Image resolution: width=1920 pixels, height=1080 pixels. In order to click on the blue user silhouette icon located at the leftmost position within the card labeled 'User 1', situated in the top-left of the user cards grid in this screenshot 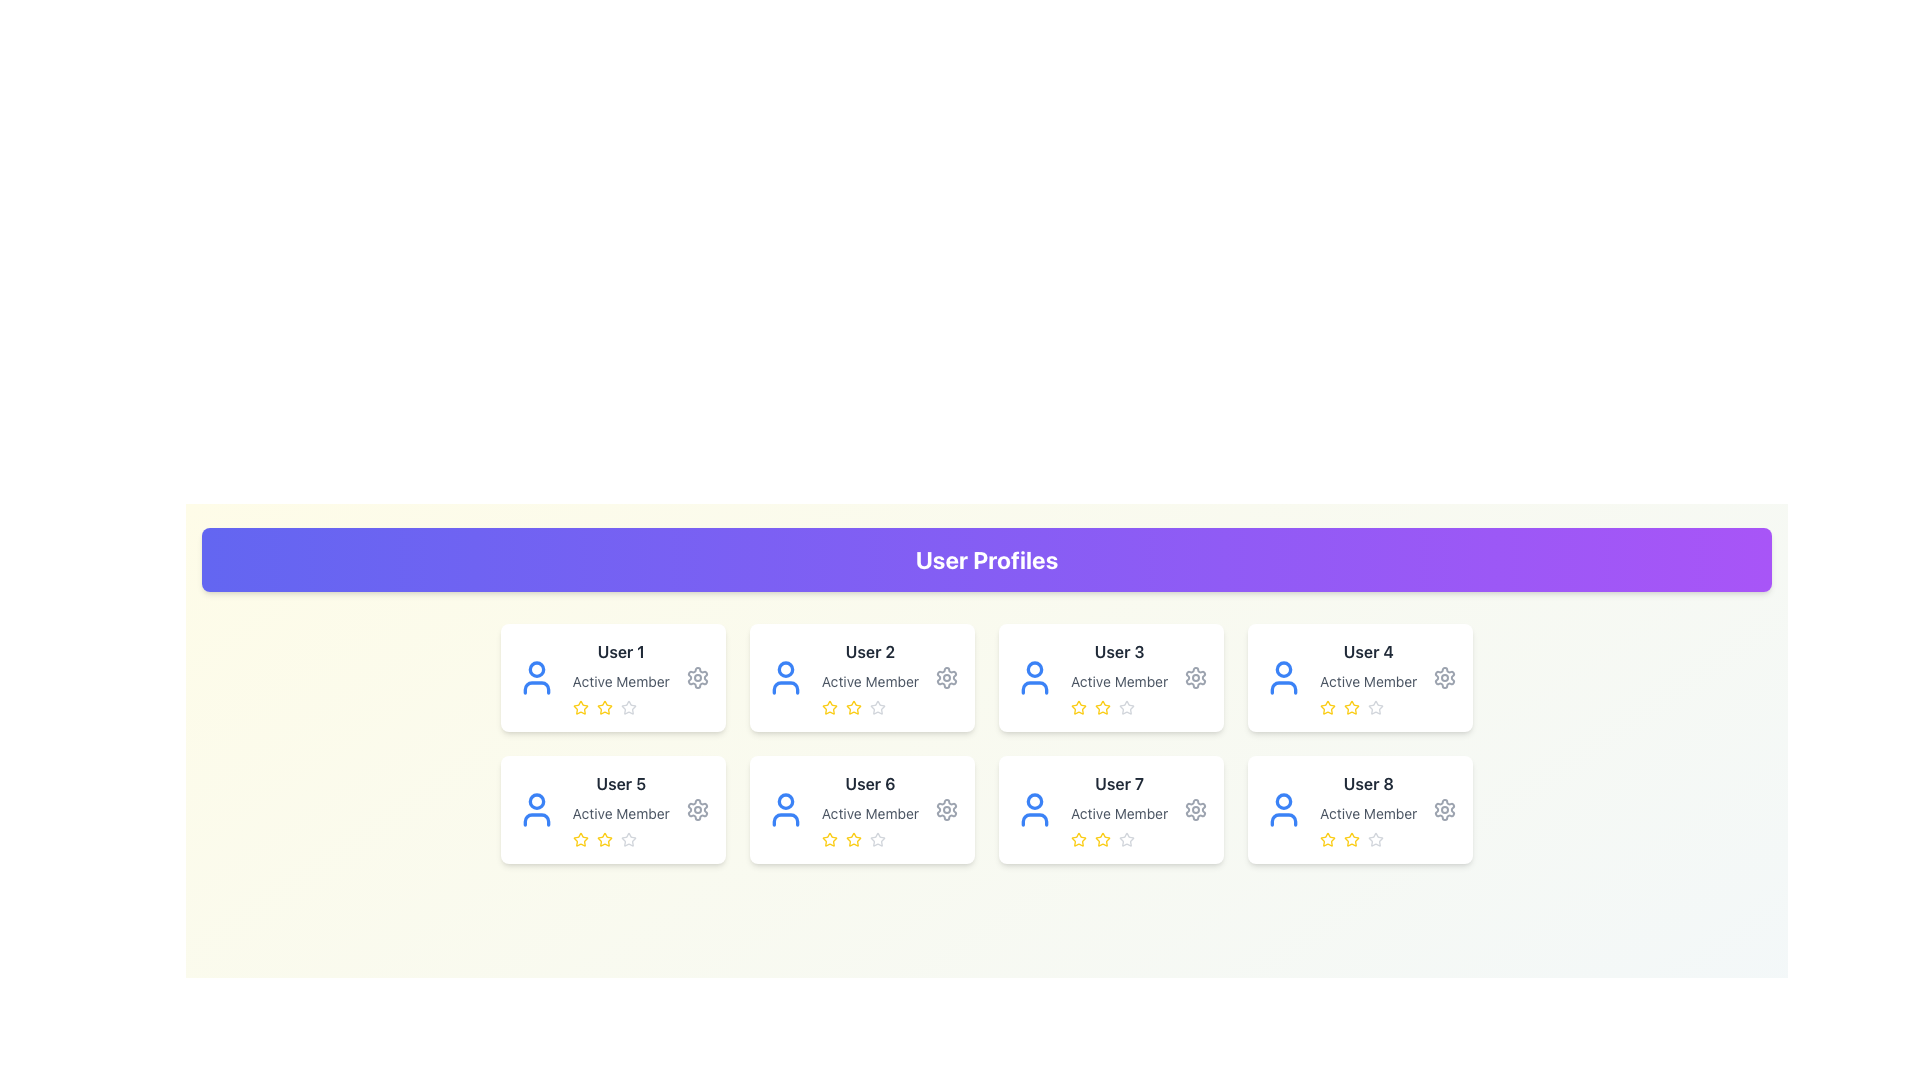, I will do `click(536, 677)`.